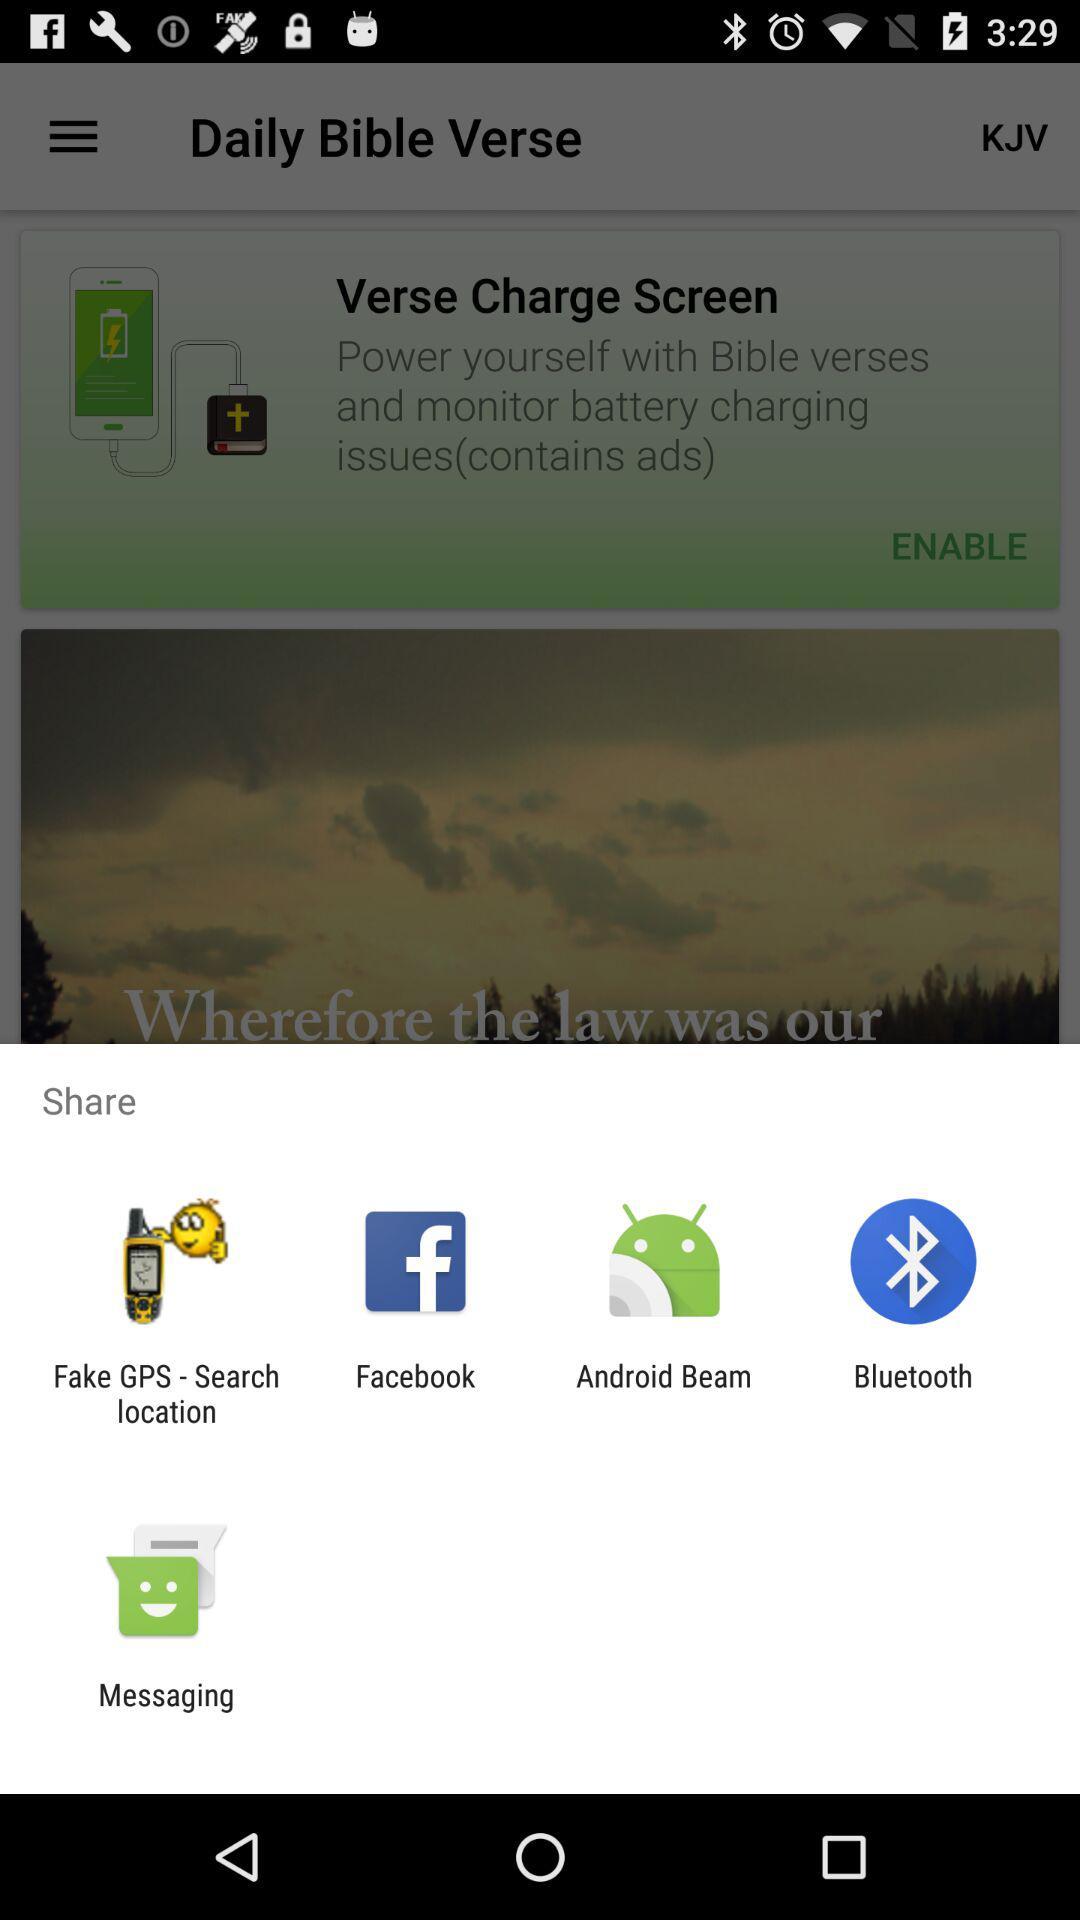  I want to click on the bluetooth item, so click(913, 1392).